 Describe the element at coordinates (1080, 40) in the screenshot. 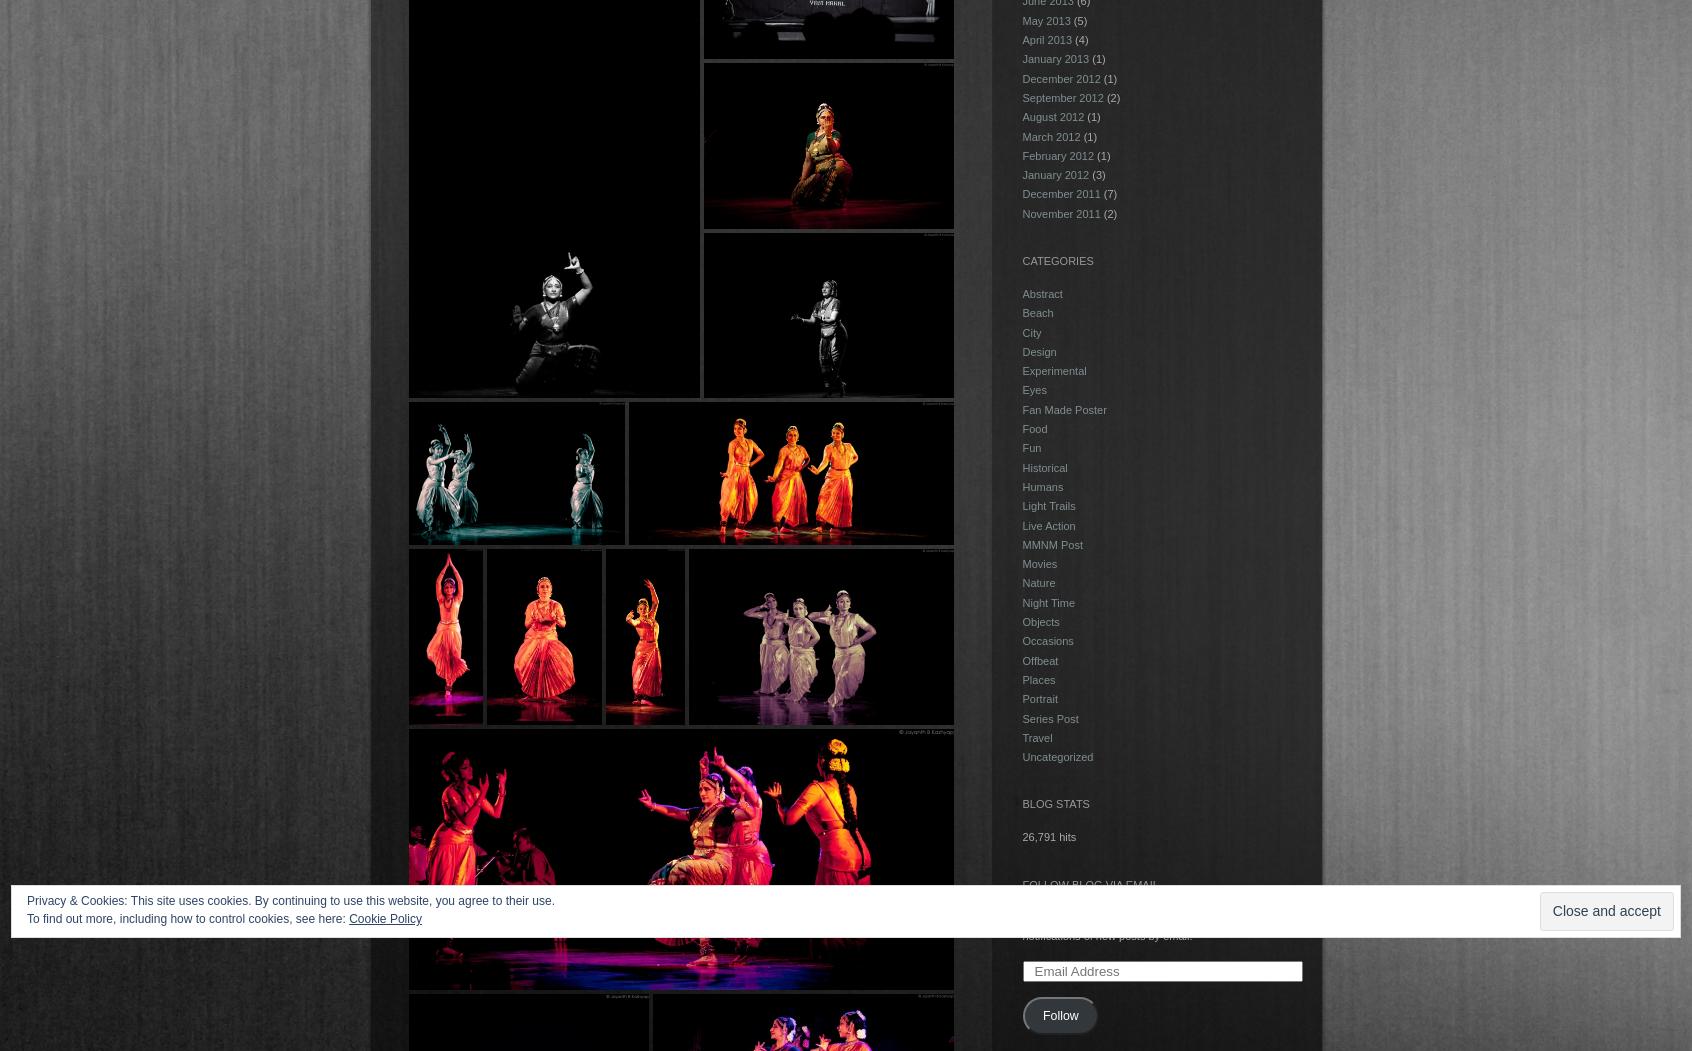

I see `'(4)'` at that location.